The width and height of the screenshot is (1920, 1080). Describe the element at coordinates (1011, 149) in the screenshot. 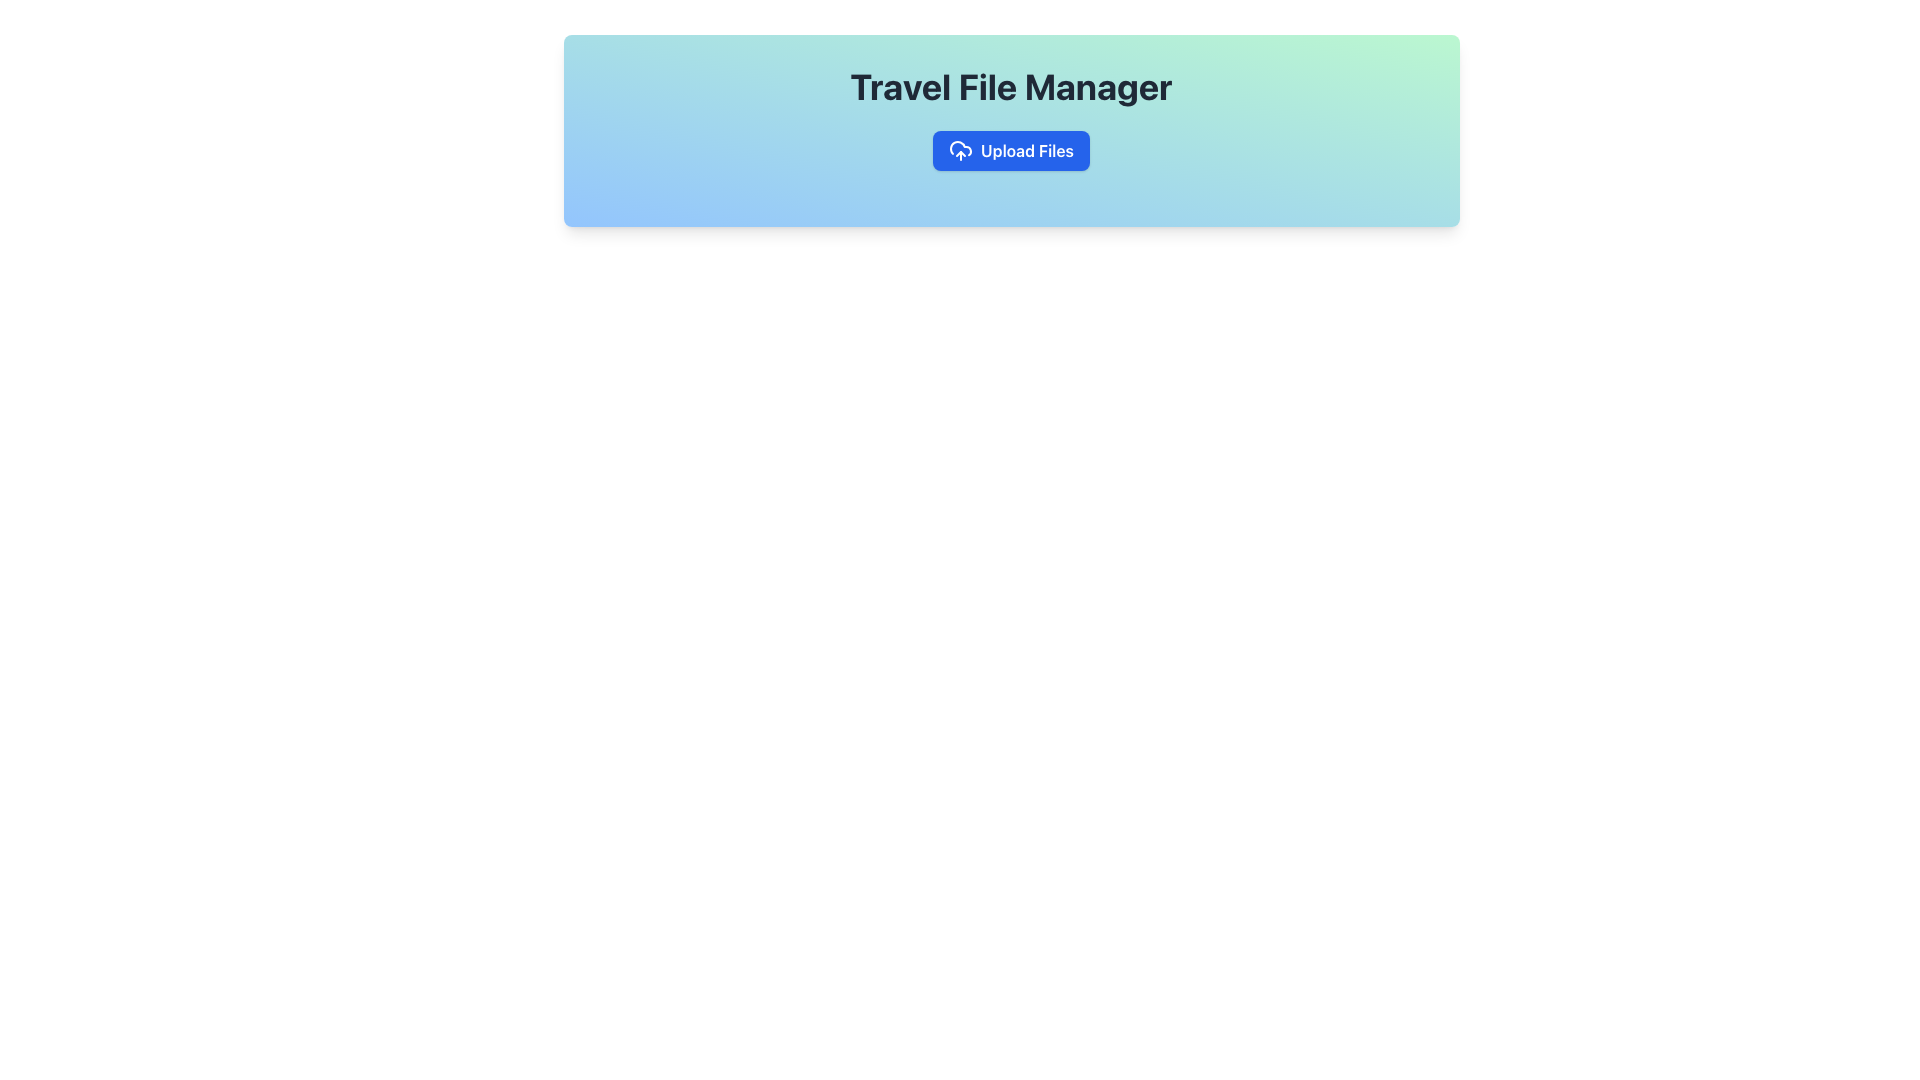

I see `the rectangular blue button labeled 'Upload Files' with a cloud-shaped icon to visualize the hover effects` at that location.